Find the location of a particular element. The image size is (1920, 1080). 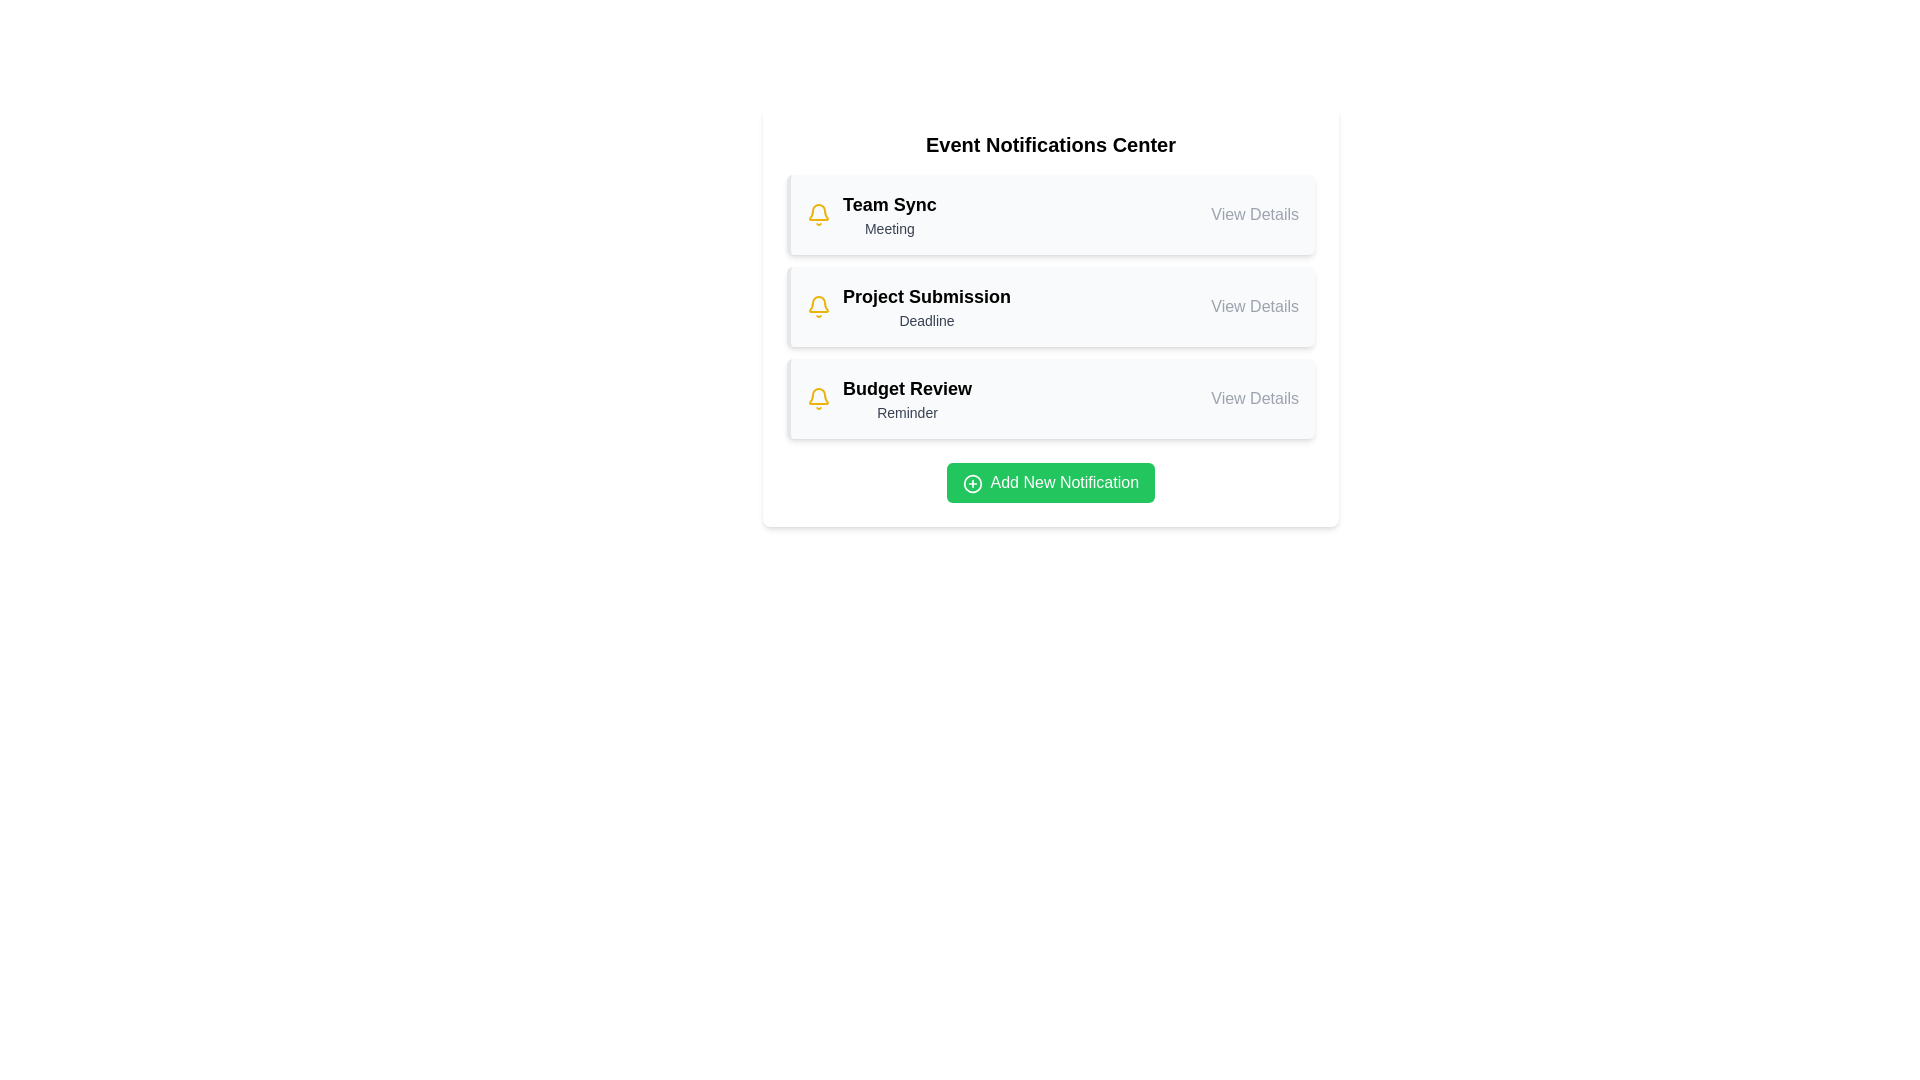

the 'View Details' button located at the far right of the notification row for 'Project Submission' is located at coordinates (1254, 307).